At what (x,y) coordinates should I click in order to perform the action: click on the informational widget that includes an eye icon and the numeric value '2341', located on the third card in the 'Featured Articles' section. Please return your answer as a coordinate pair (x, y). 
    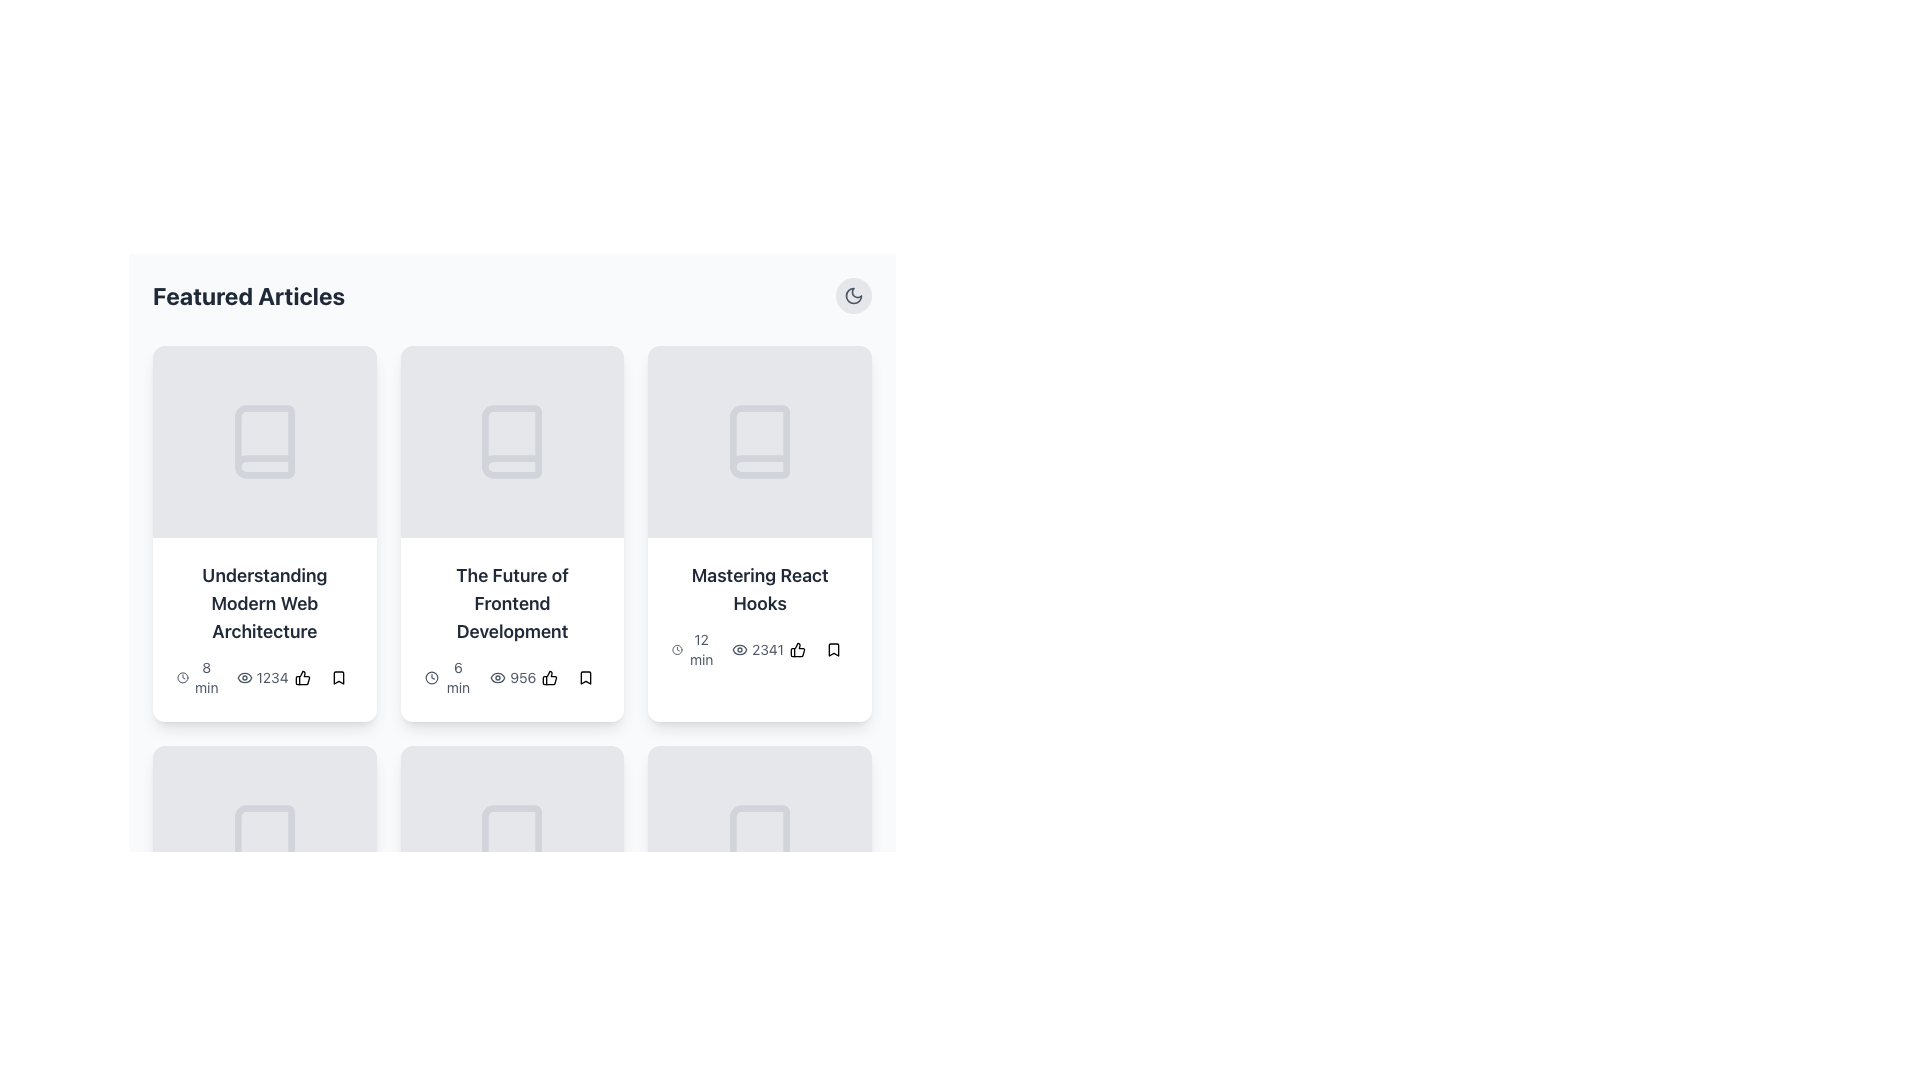
    Looking at the image, I should click on (757, 650).